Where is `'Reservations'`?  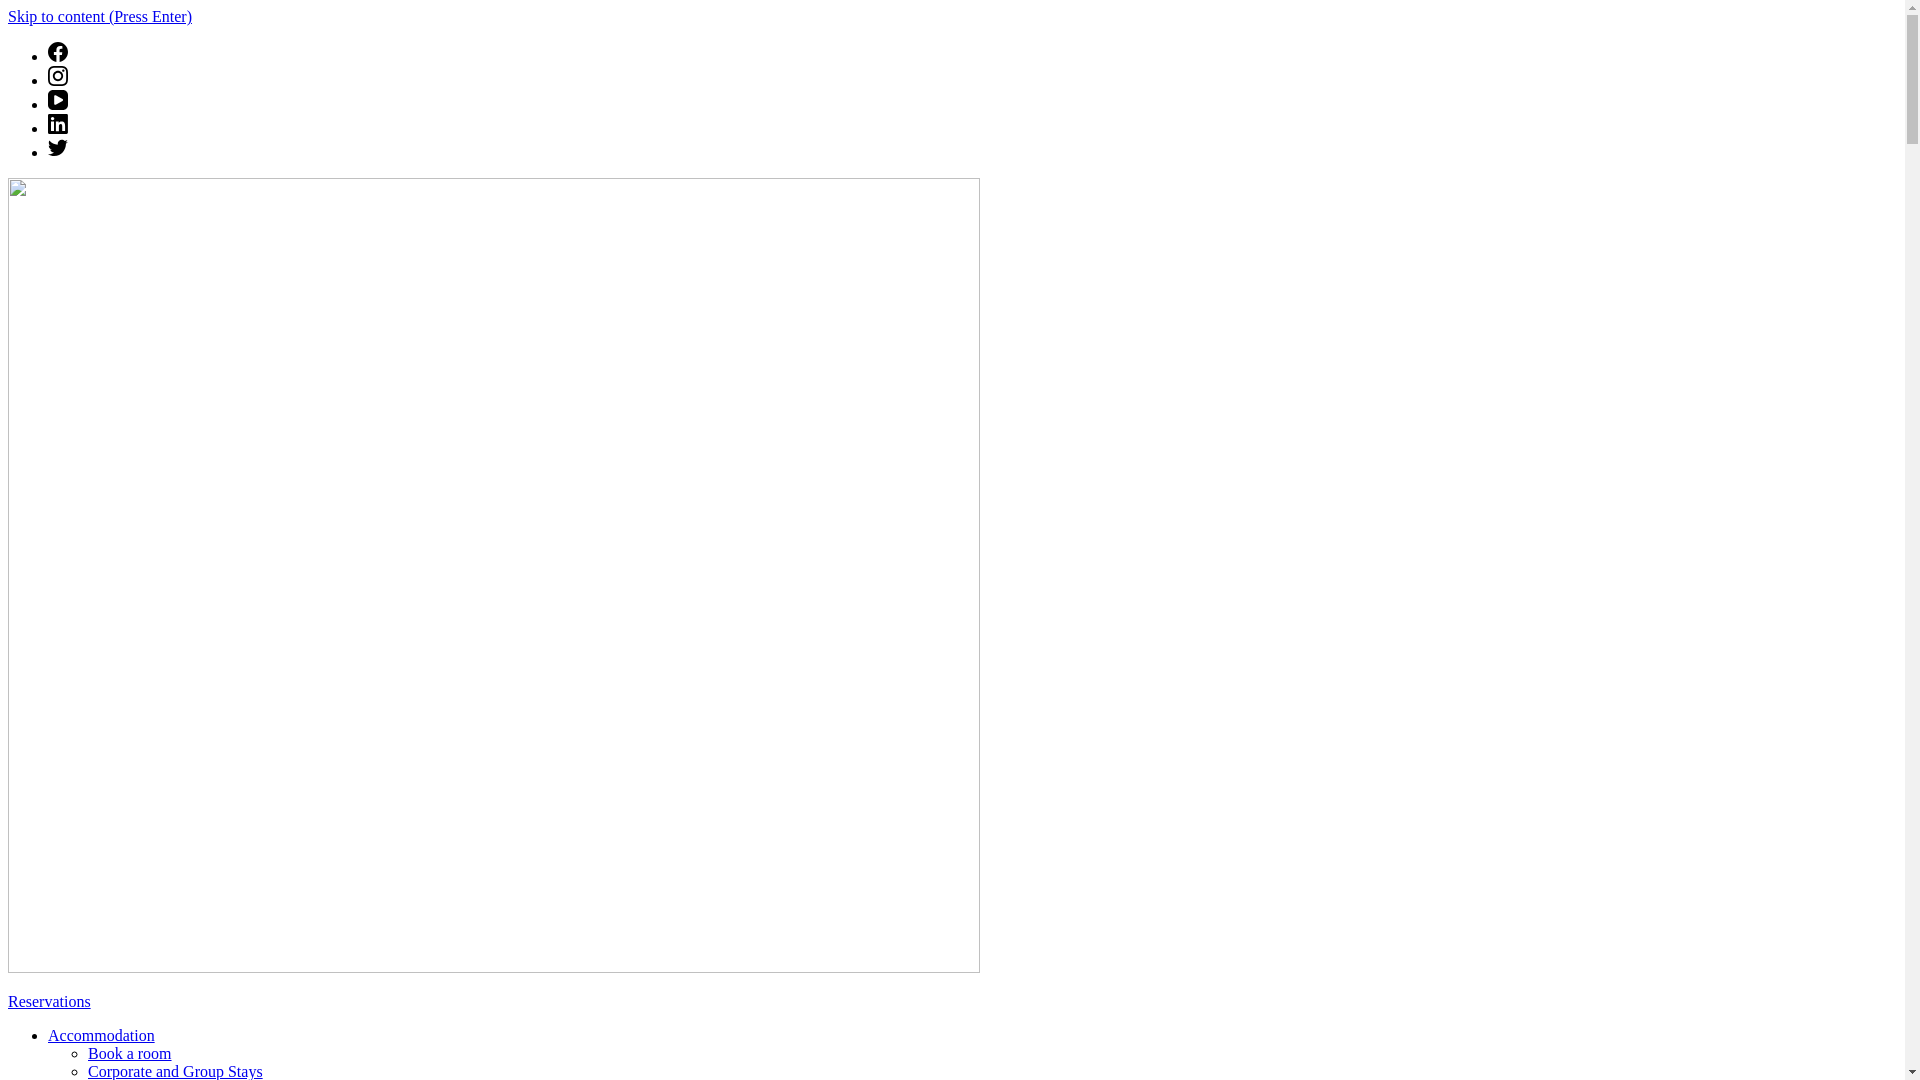
'Reservations' is located at coordinates (49, 1001).